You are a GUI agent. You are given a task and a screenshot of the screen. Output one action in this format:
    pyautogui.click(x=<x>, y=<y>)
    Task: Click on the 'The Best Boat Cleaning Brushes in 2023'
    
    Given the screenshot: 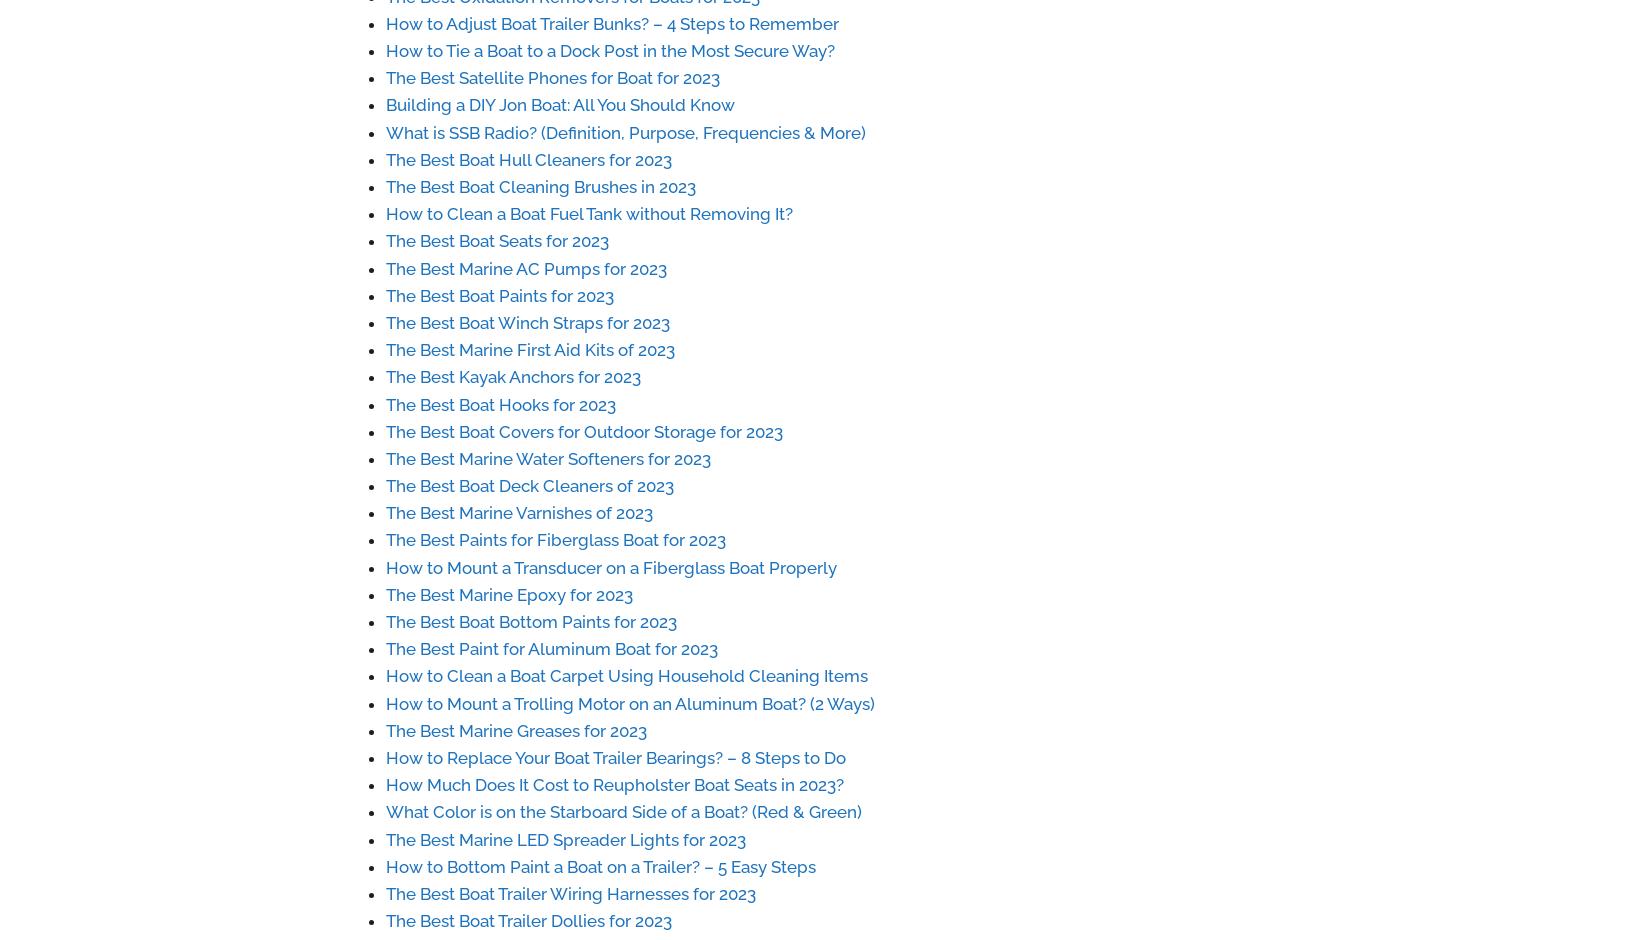 What is the action you would take?
    pyautogui.click(x=540, y=186)
    